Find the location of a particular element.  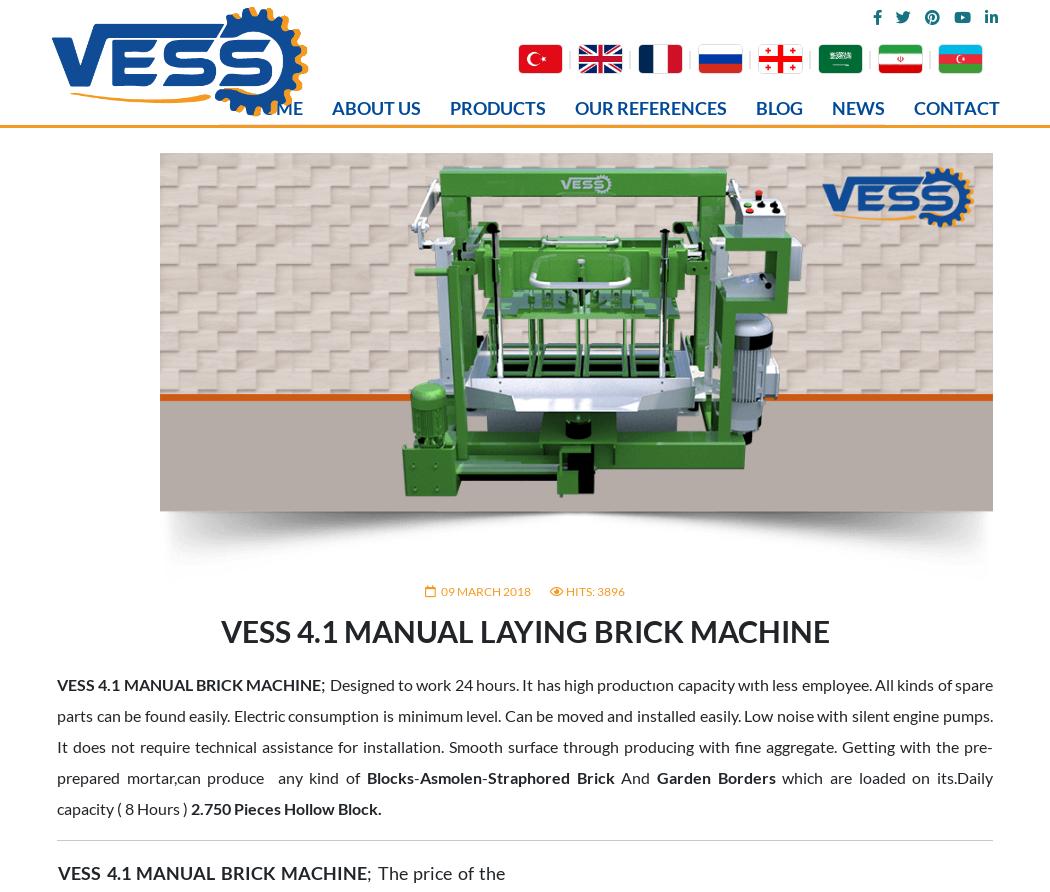

'Engine Quantity' is located at coordinates (129, 881).